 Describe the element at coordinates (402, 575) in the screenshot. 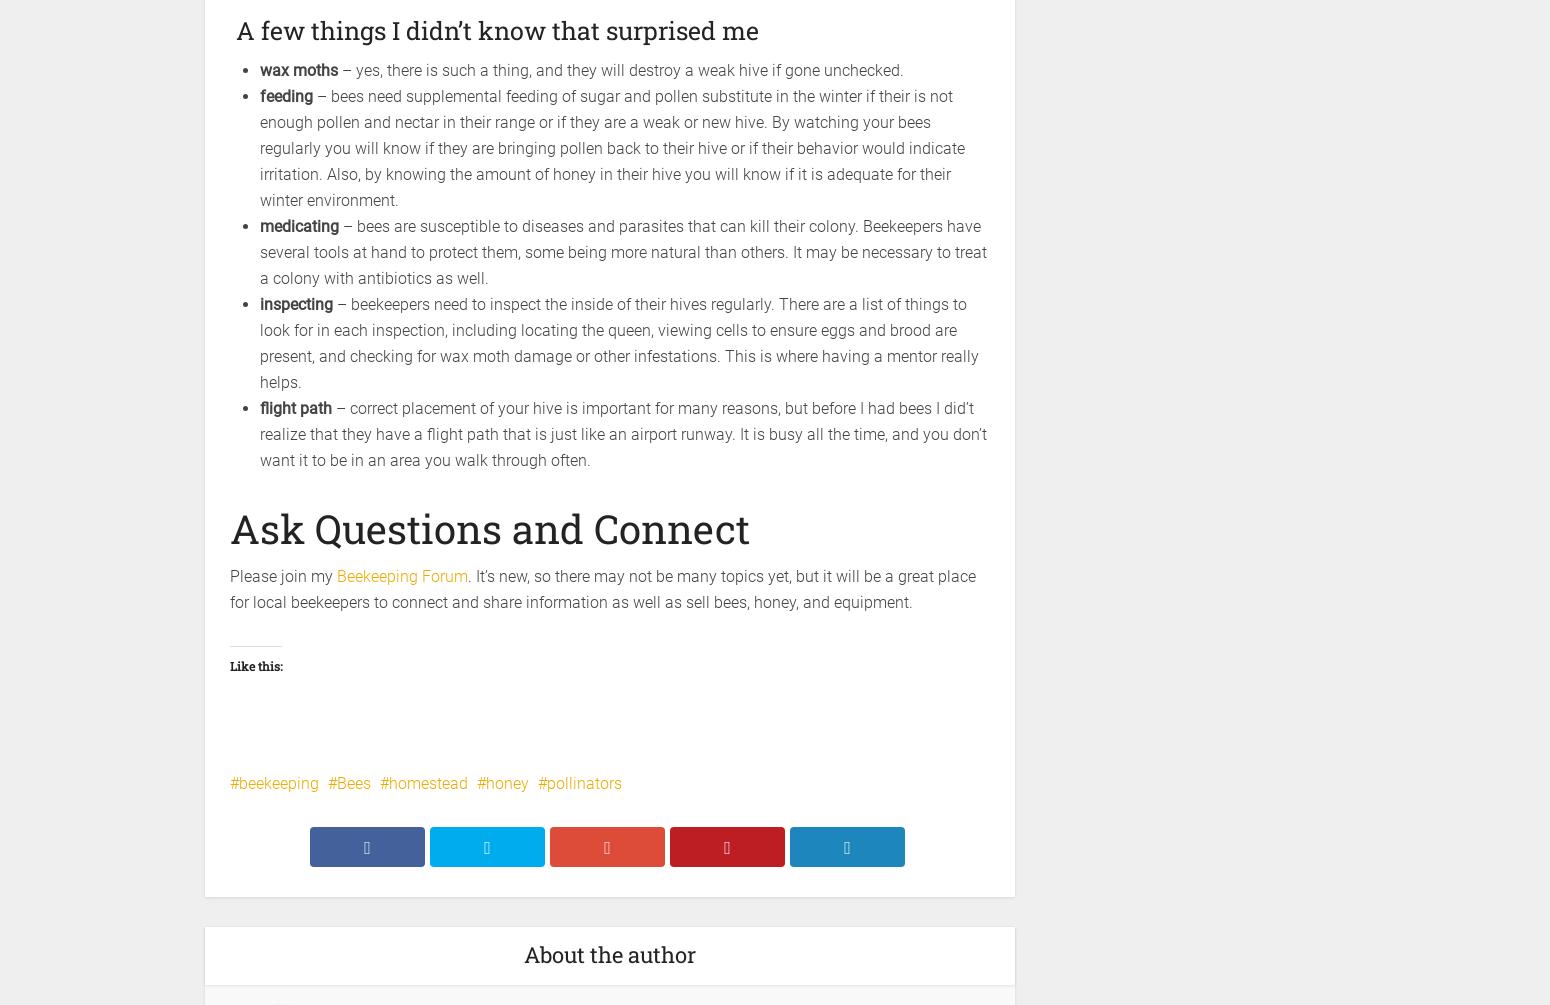

I see `'Beekeeping Forum'` at that location.